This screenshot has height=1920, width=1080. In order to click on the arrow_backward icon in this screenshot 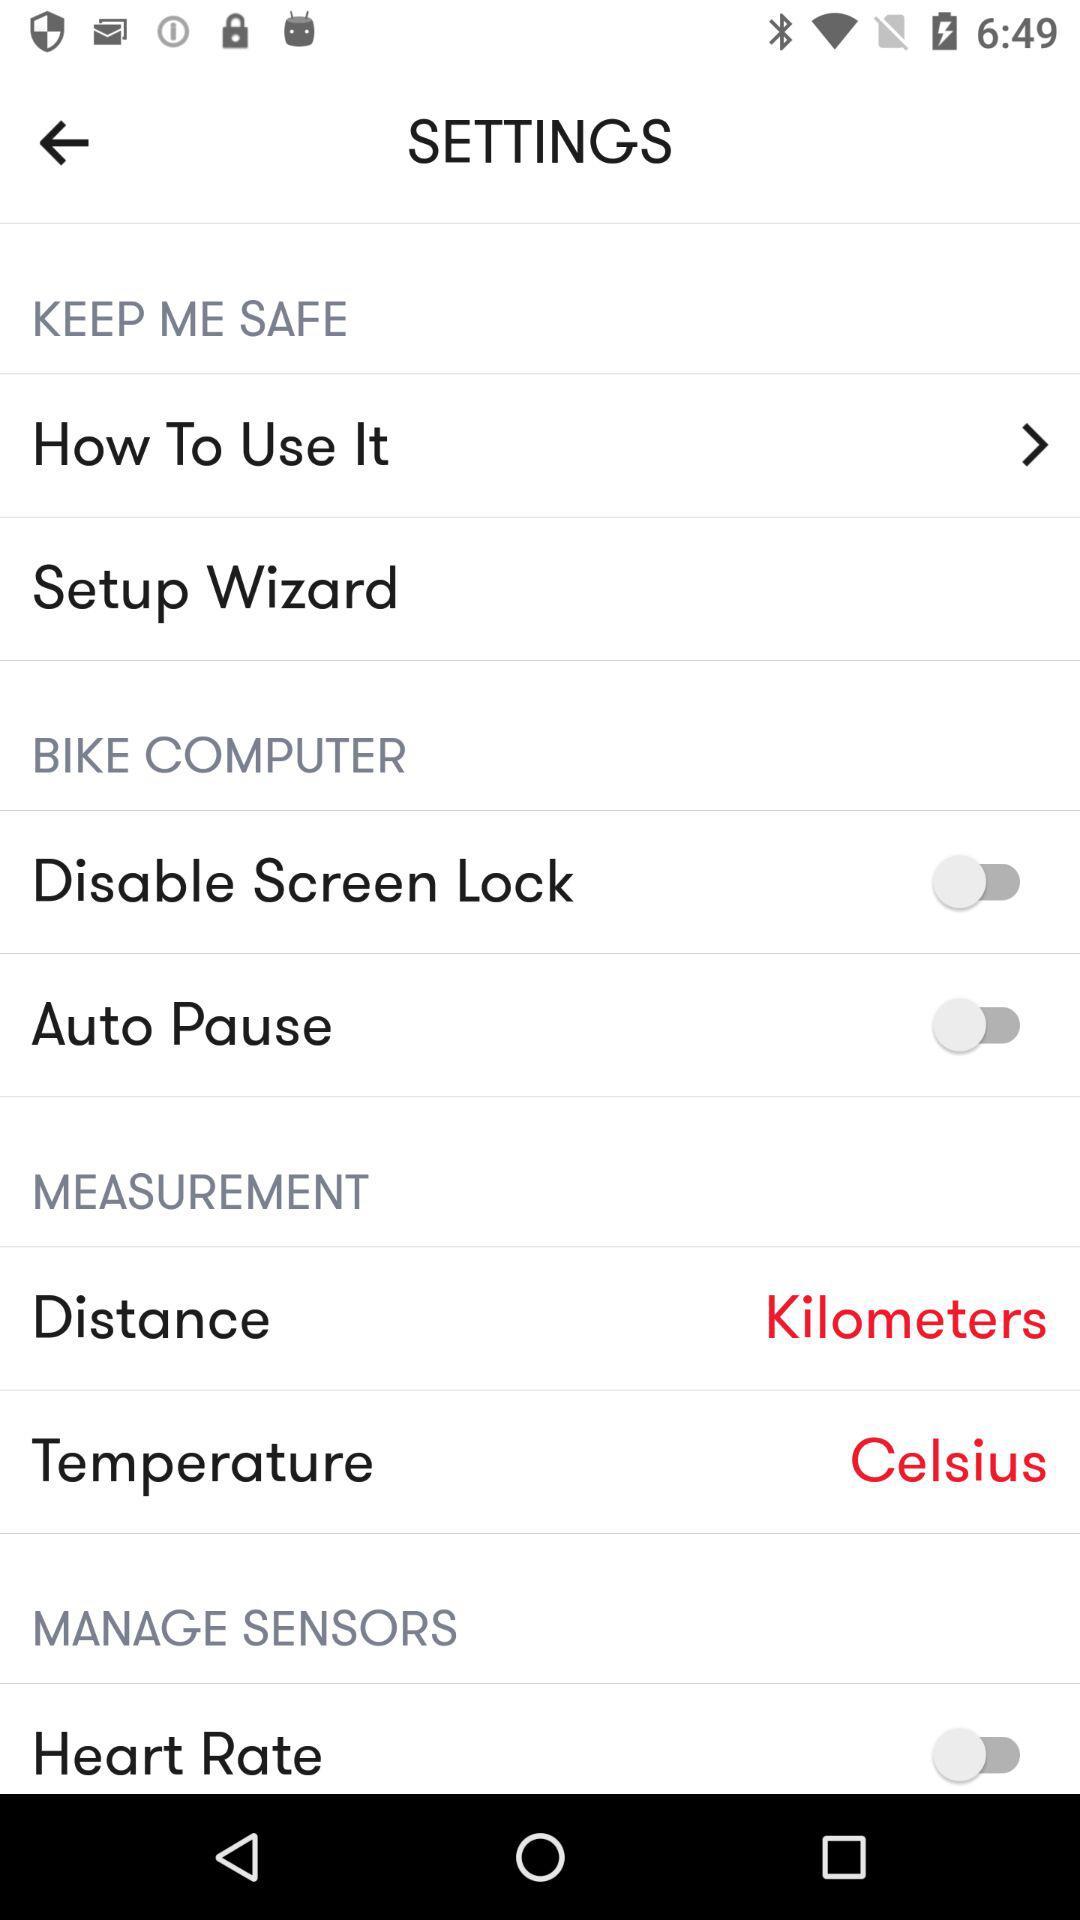, I will do `click(63, 141)`.